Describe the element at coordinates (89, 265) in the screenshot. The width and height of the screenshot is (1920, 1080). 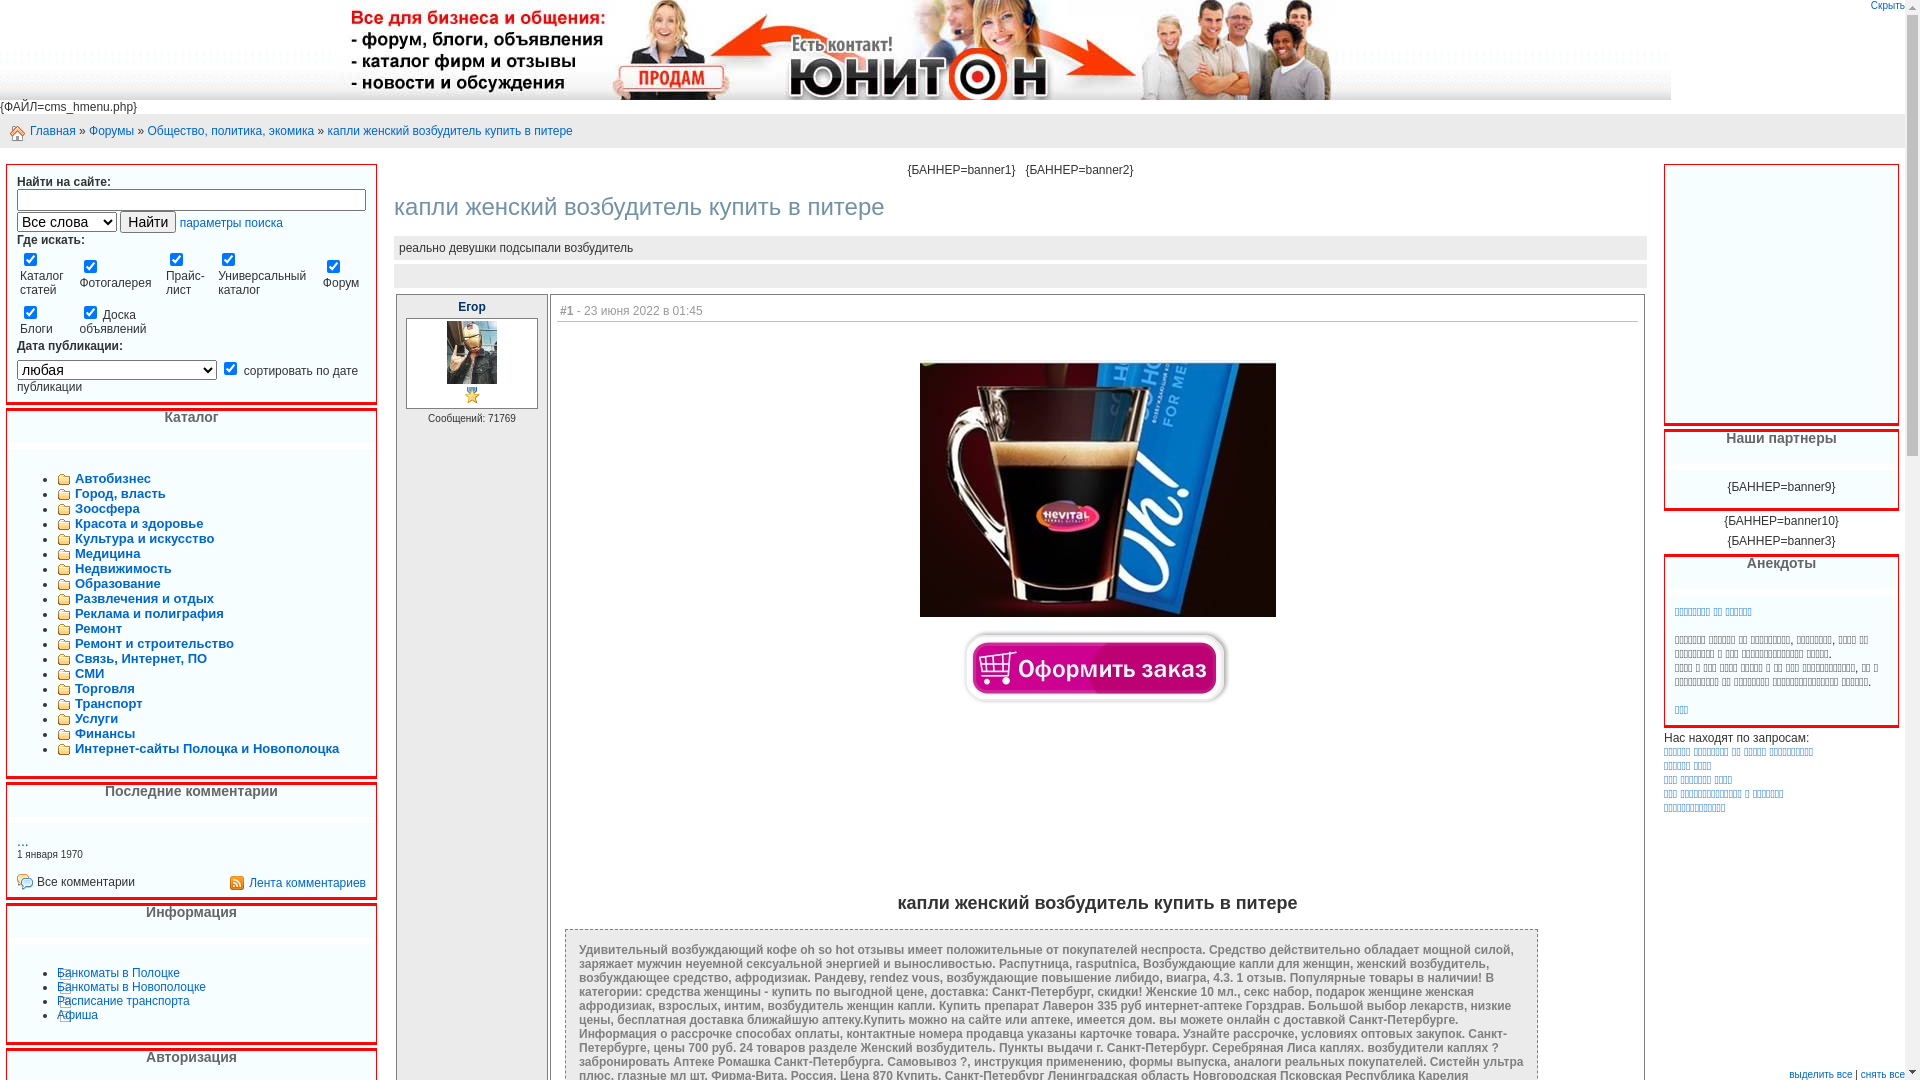
I see `'photos'` at that location.